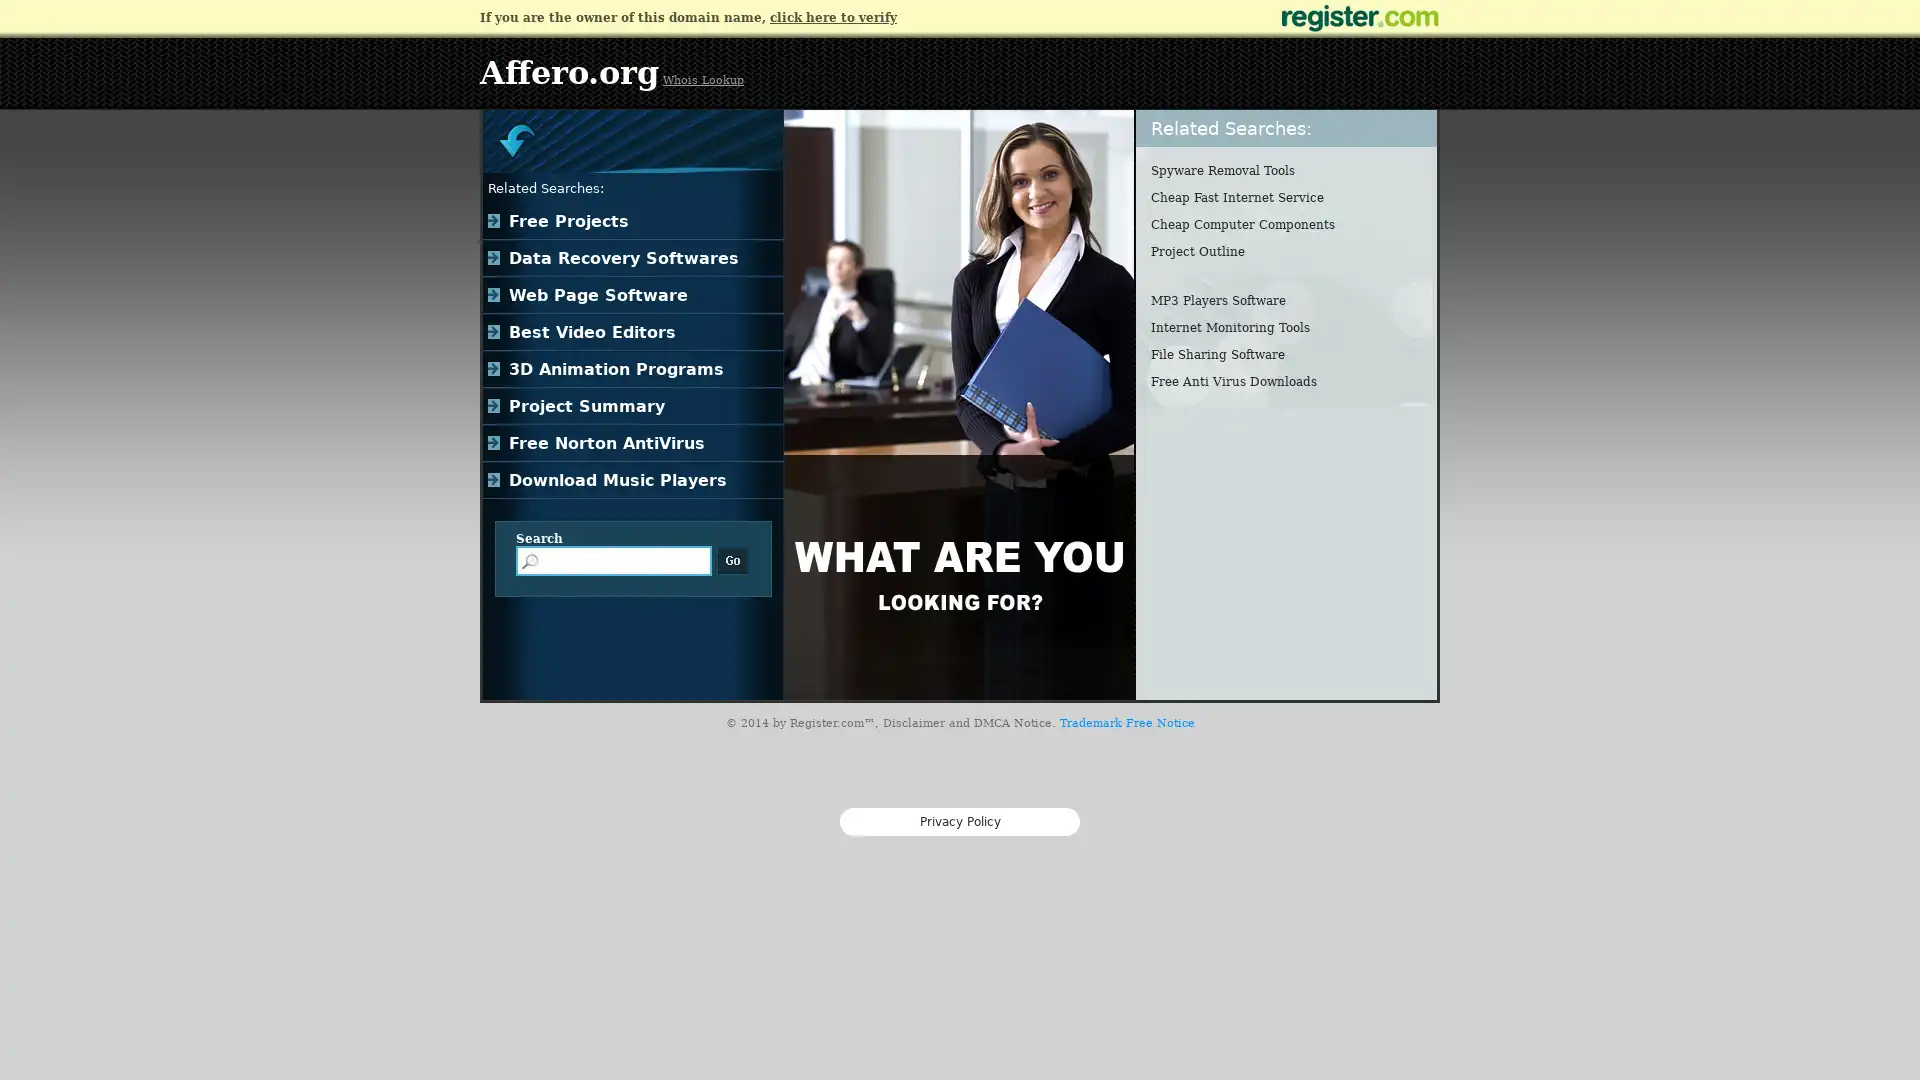  Describe the element at coordinates (732, 560) in the screenshot. I see `Go` at that location.